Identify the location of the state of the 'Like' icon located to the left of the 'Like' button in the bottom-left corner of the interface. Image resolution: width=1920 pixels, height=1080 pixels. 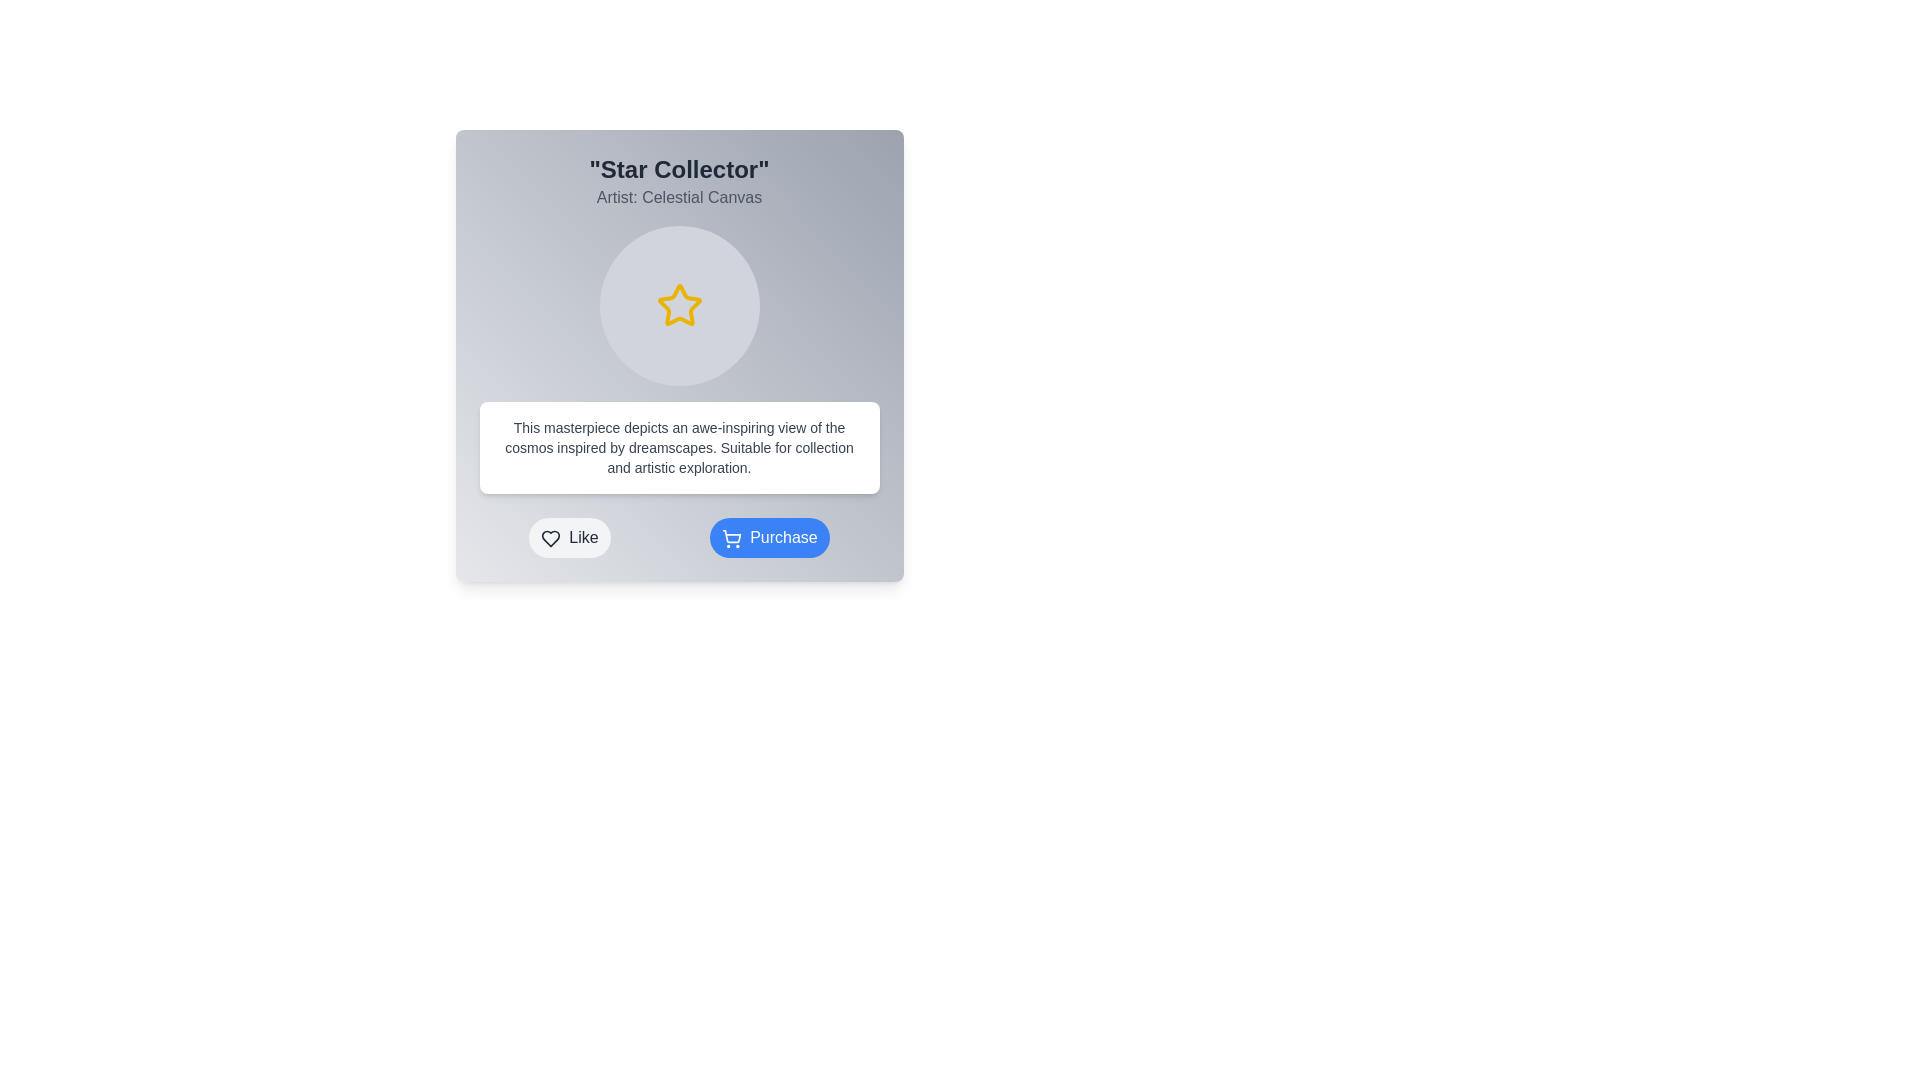
(551, 537).